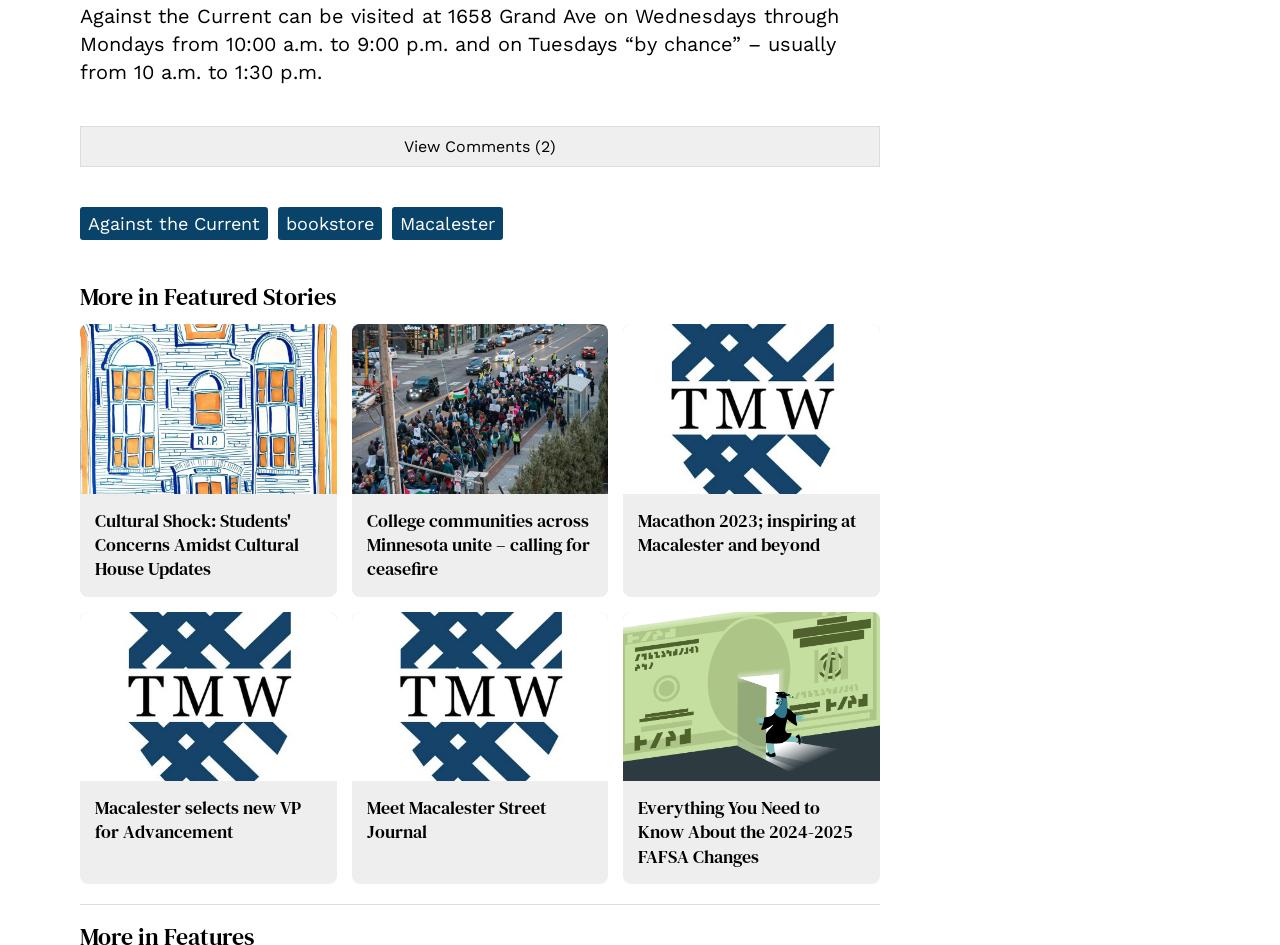  I want to click on 'More in Featured Stories', so click(80, 296).